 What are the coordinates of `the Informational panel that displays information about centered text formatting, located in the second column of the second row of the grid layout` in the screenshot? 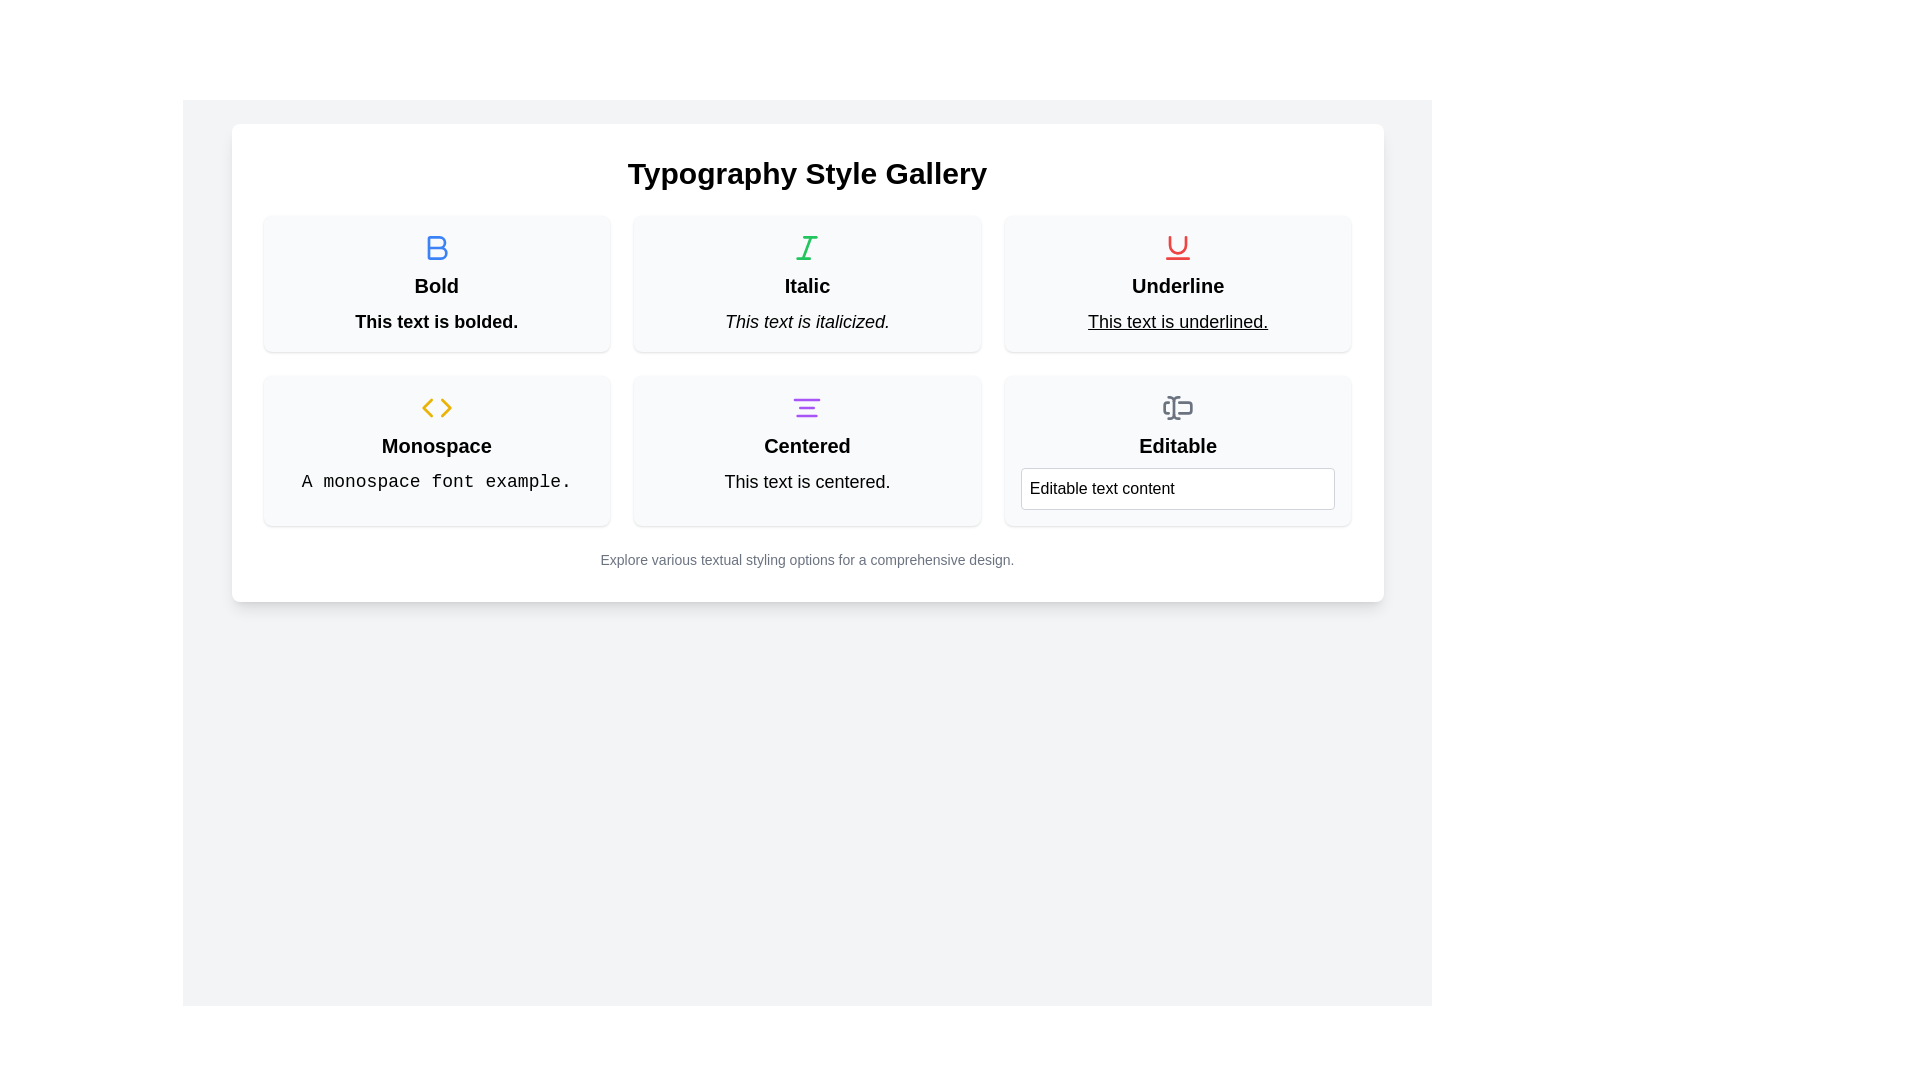 It's located at (807, 451).